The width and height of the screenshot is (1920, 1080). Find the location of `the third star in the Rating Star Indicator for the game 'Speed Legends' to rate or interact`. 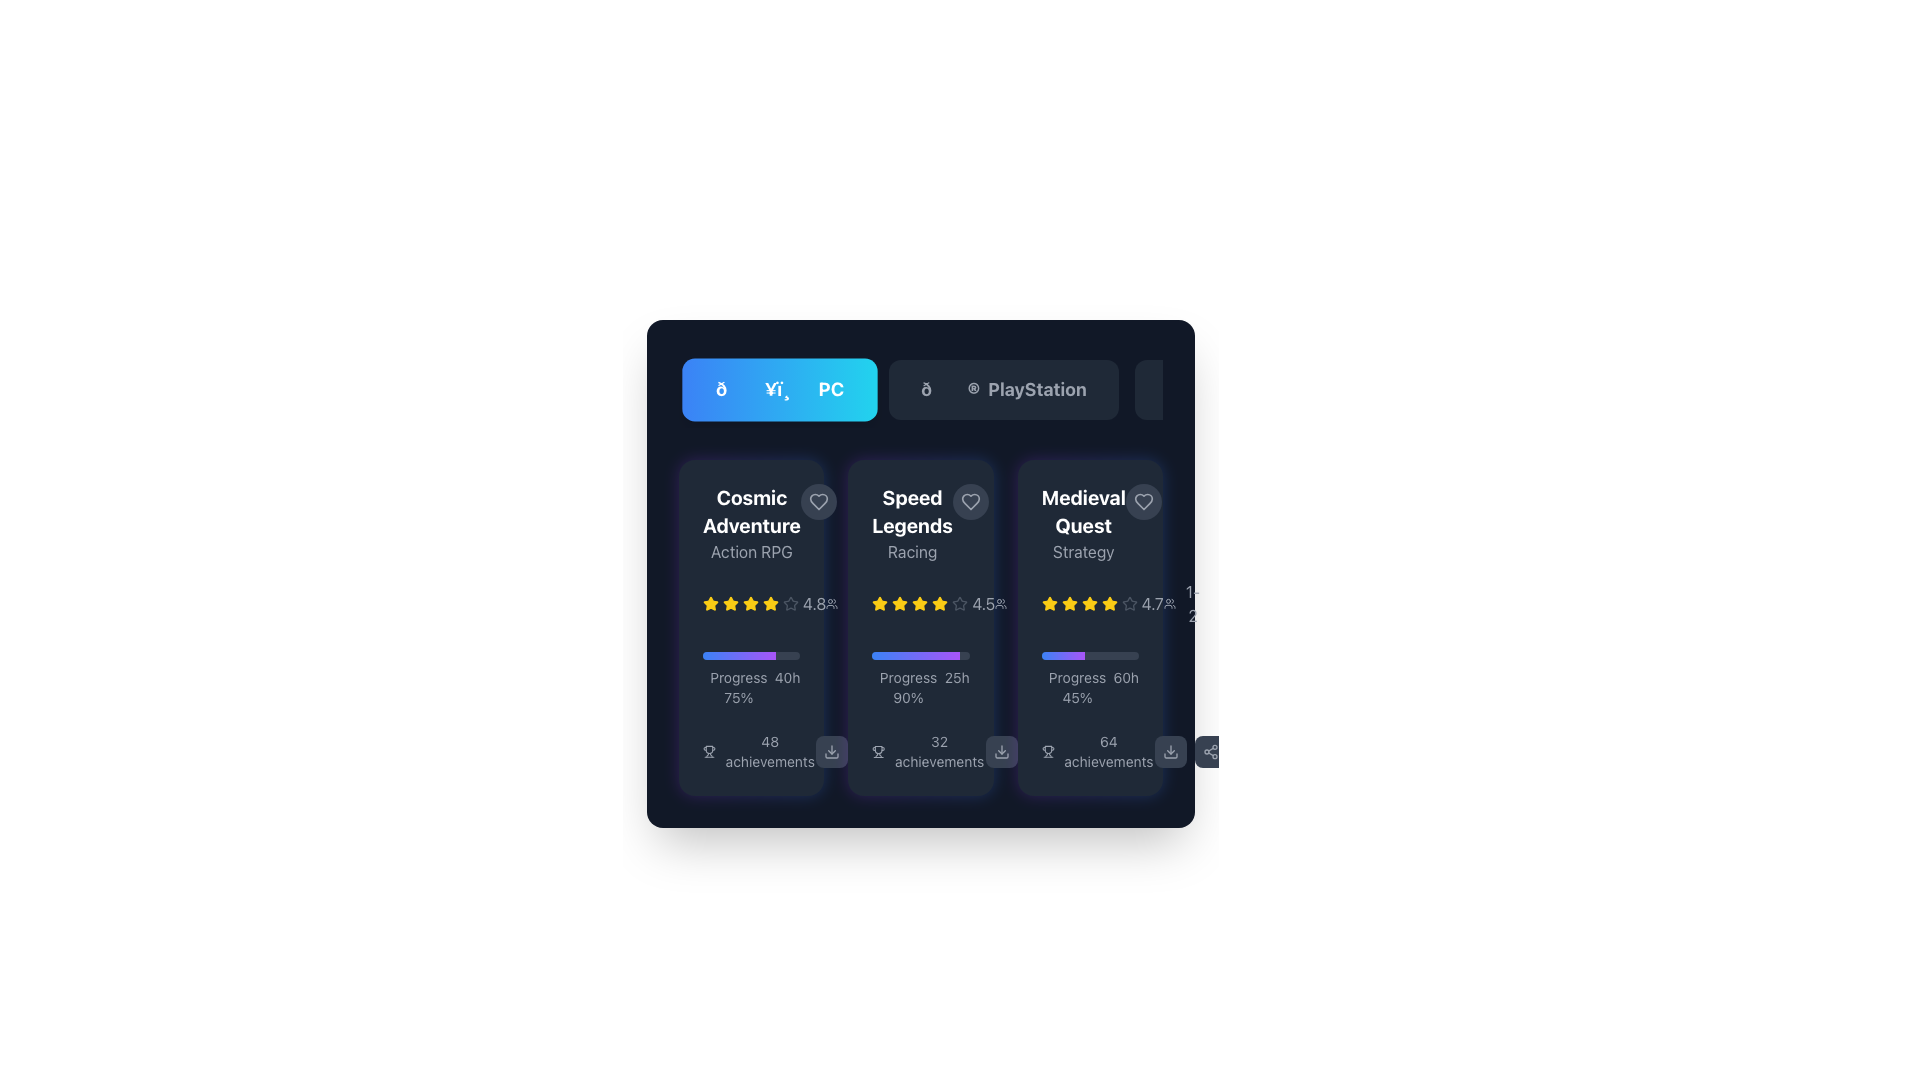

the third star in the Rating Star Indicator for the game 'Speed Legends' to rate or interact is located at coordinates (939, 602).